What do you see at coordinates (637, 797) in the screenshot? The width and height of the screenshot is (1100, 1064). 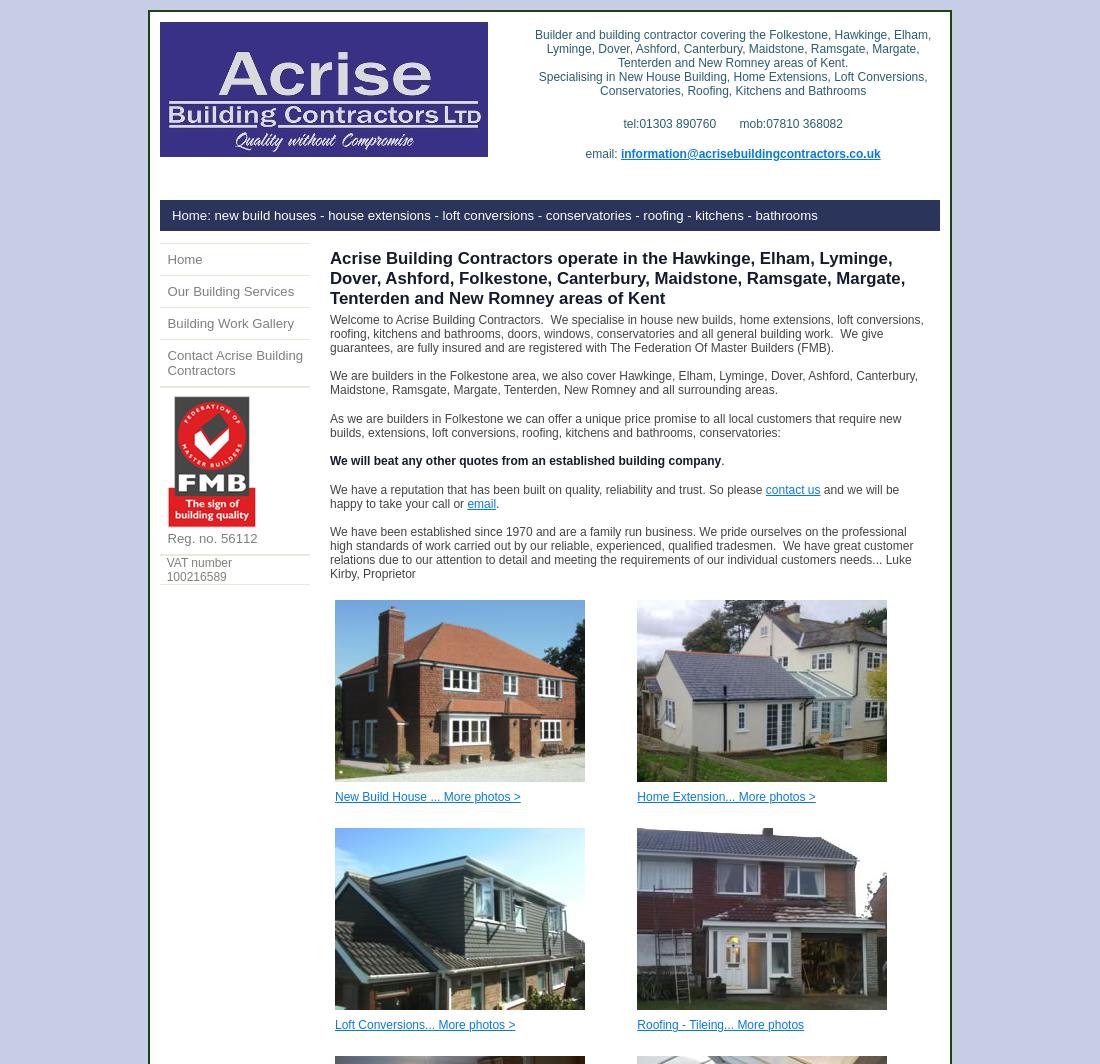 I see `'Home Extension... More photos >'` at bounding box center [637, 797].